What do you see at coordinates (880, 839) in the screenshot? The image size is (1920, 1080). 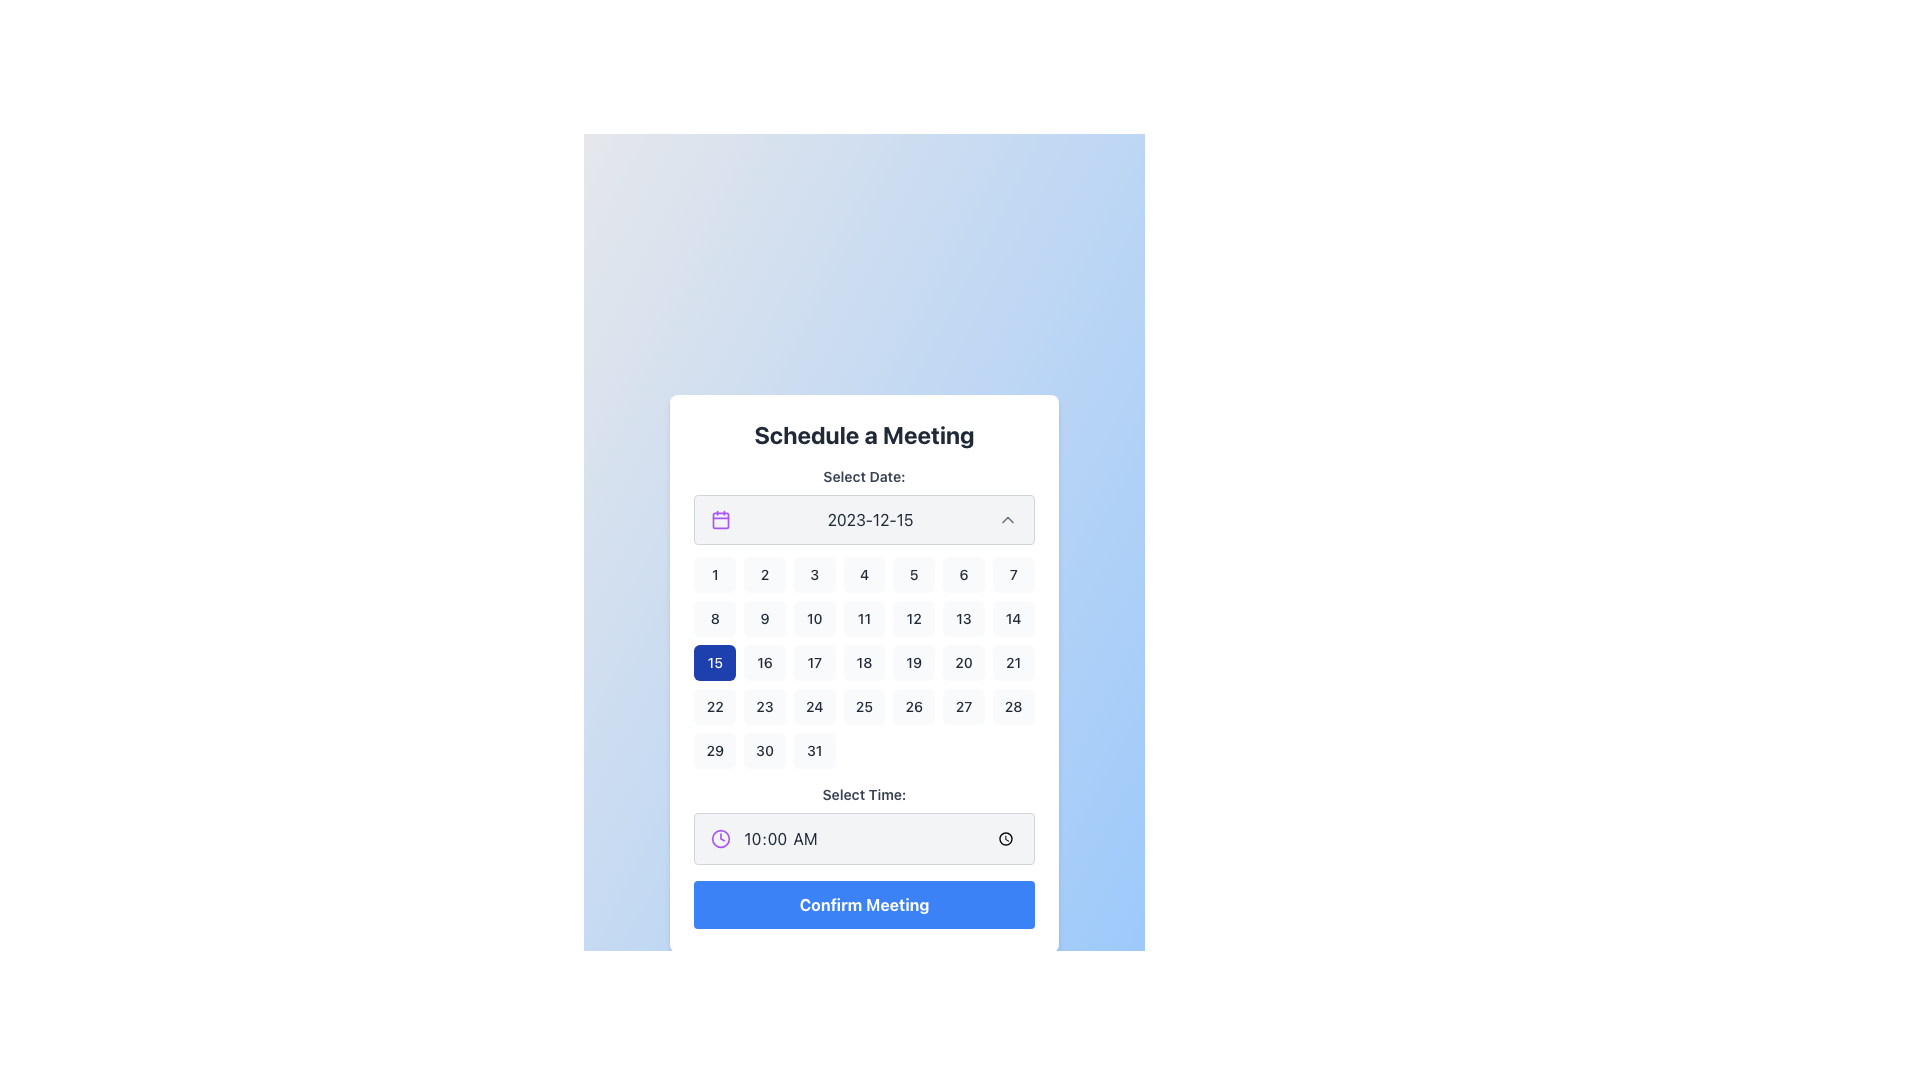 I see `the Time input field located beneath the calendar component in the 'Schedule a Meeting' interface to enter edit mode` at bounding box center [880, 839].